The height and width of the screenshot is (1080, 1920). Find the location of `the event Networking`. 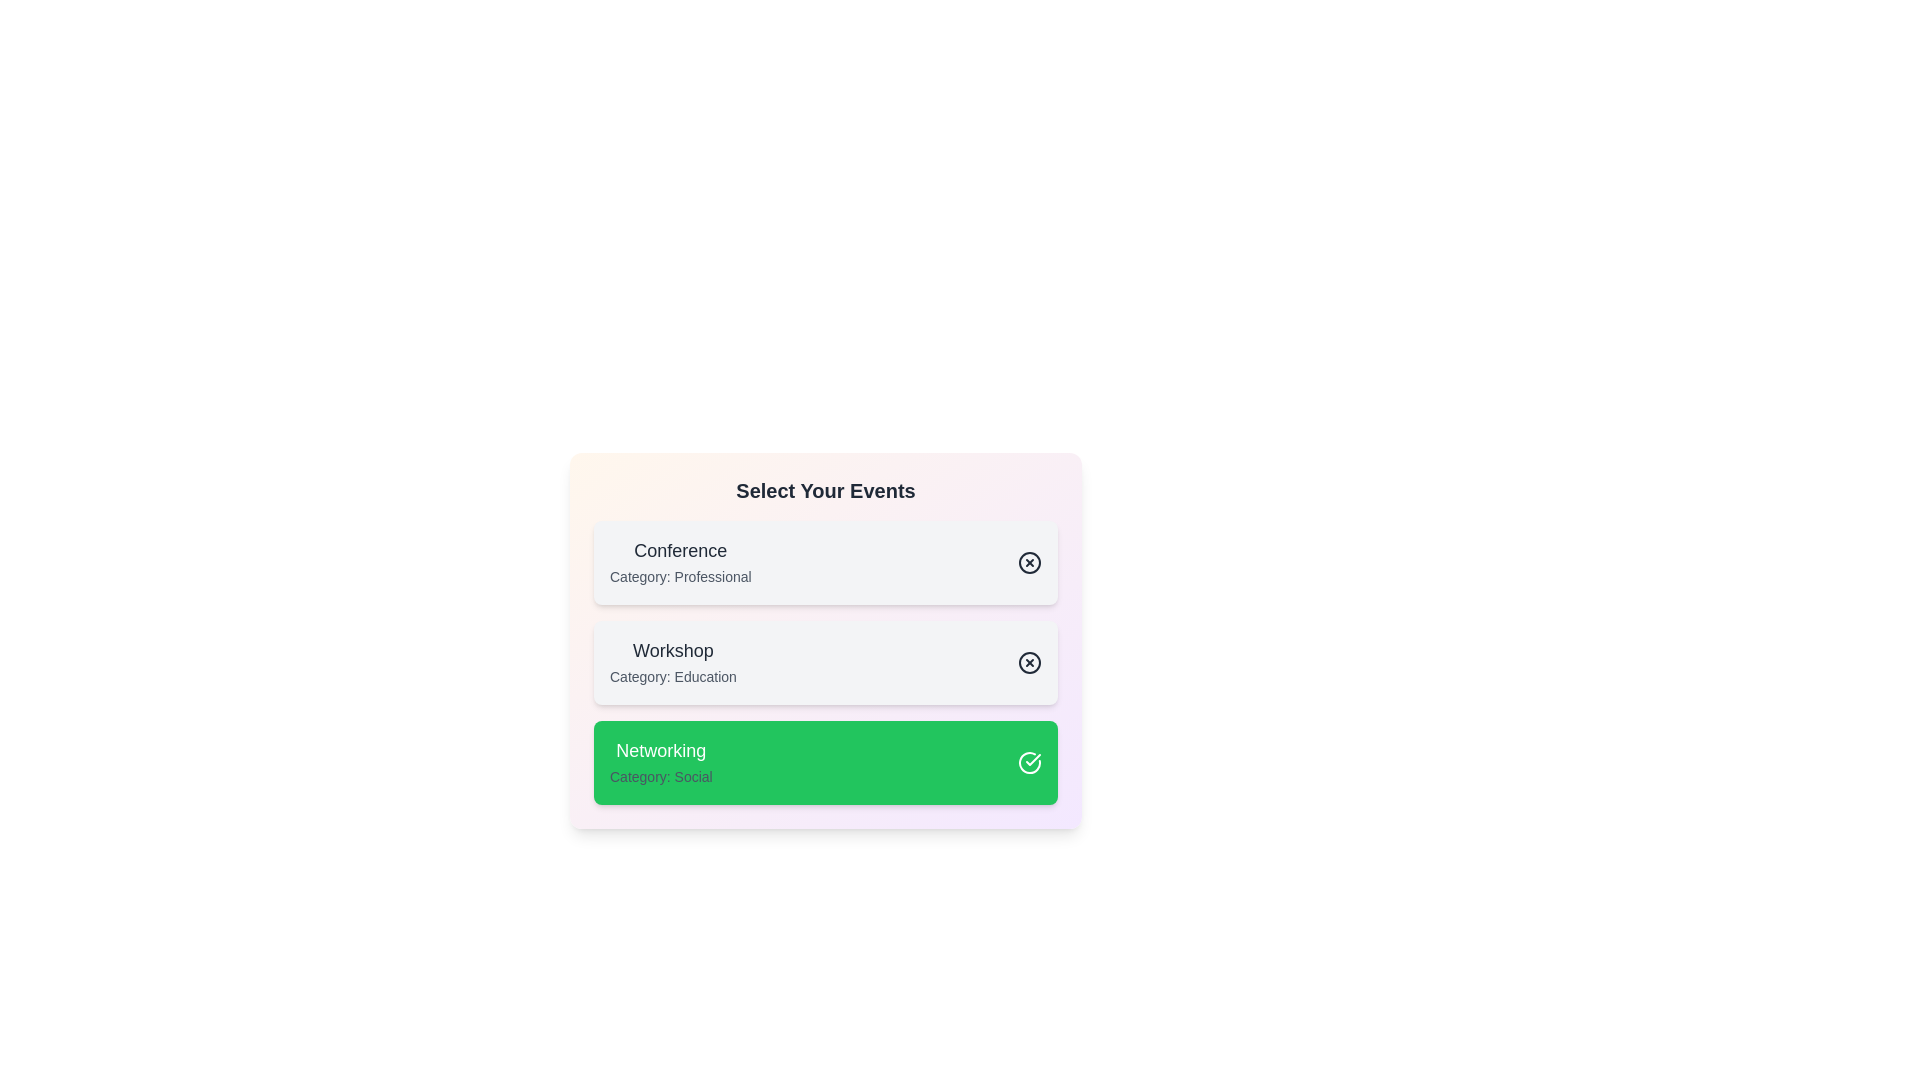

the event Networking is located at coordinates (825, 763).